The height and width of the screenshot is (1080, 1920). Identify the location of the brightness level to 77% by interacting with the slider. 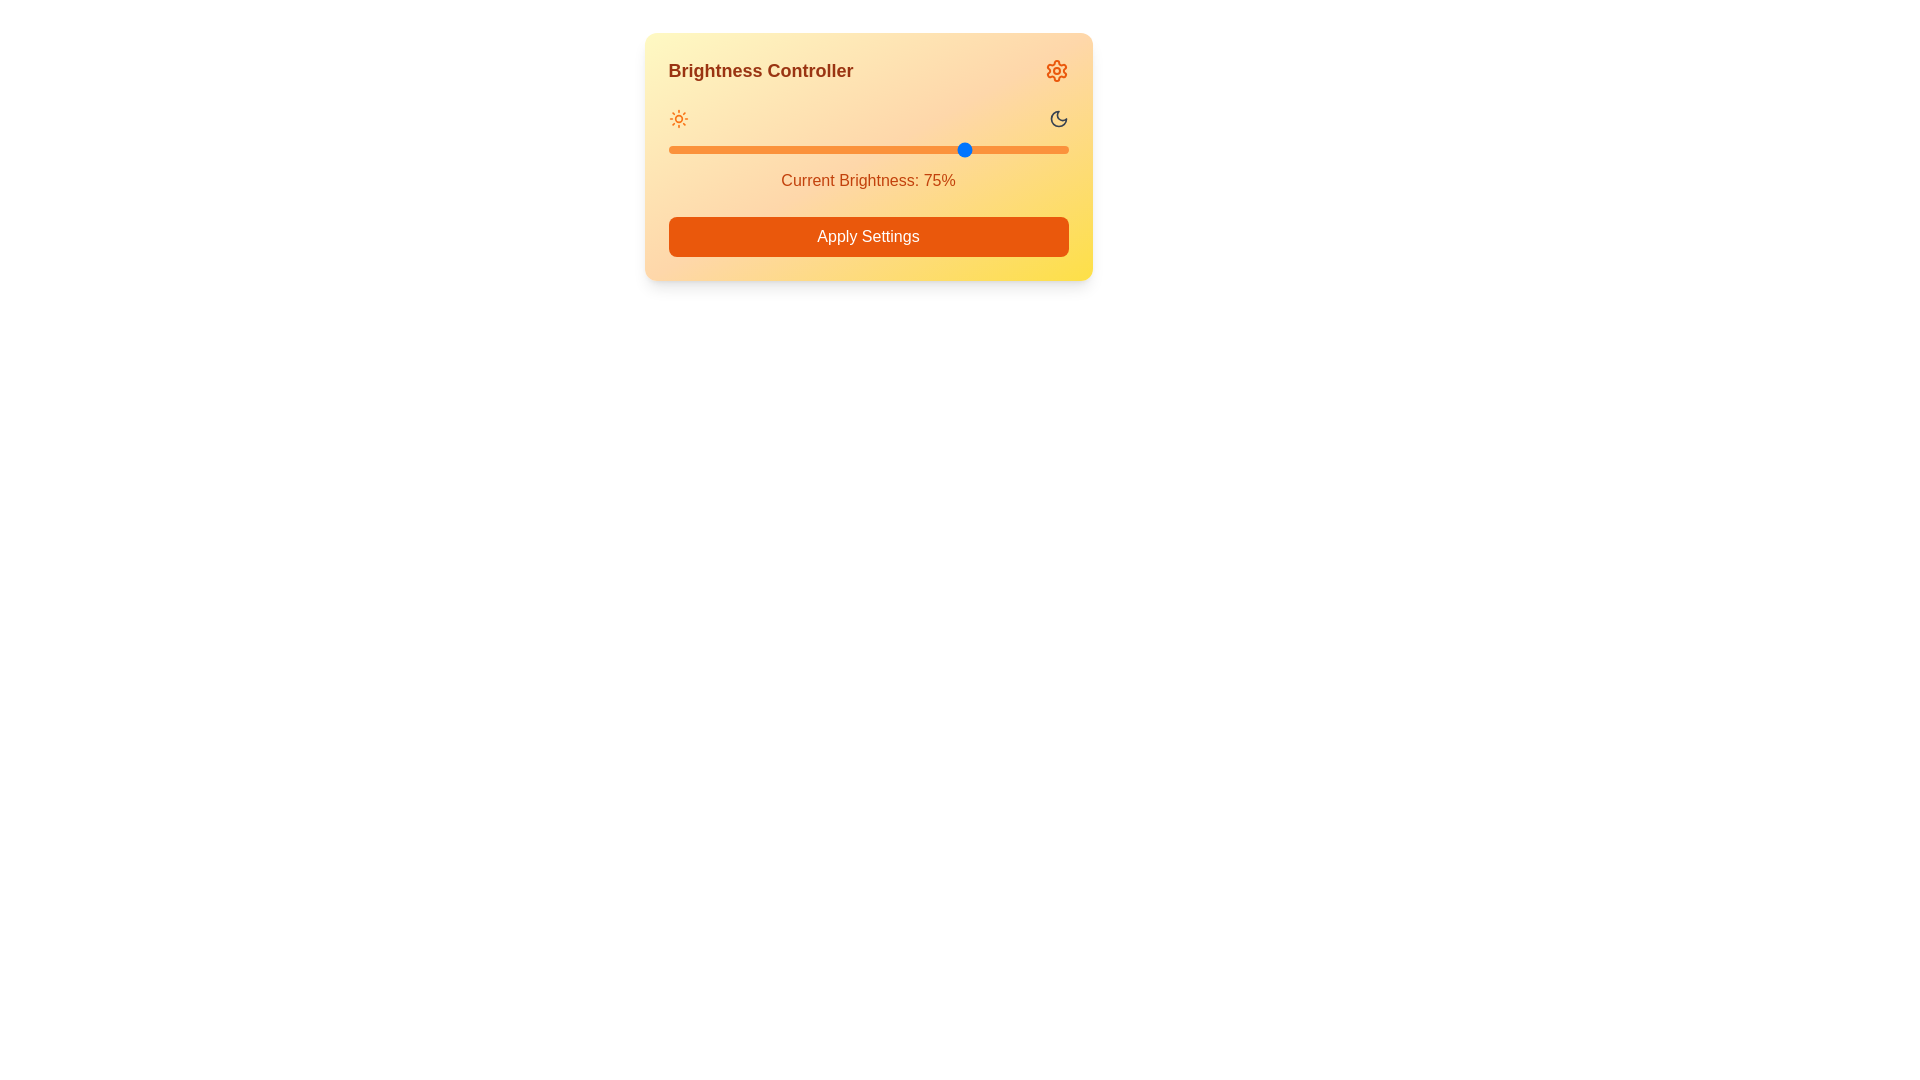
(976, 149).